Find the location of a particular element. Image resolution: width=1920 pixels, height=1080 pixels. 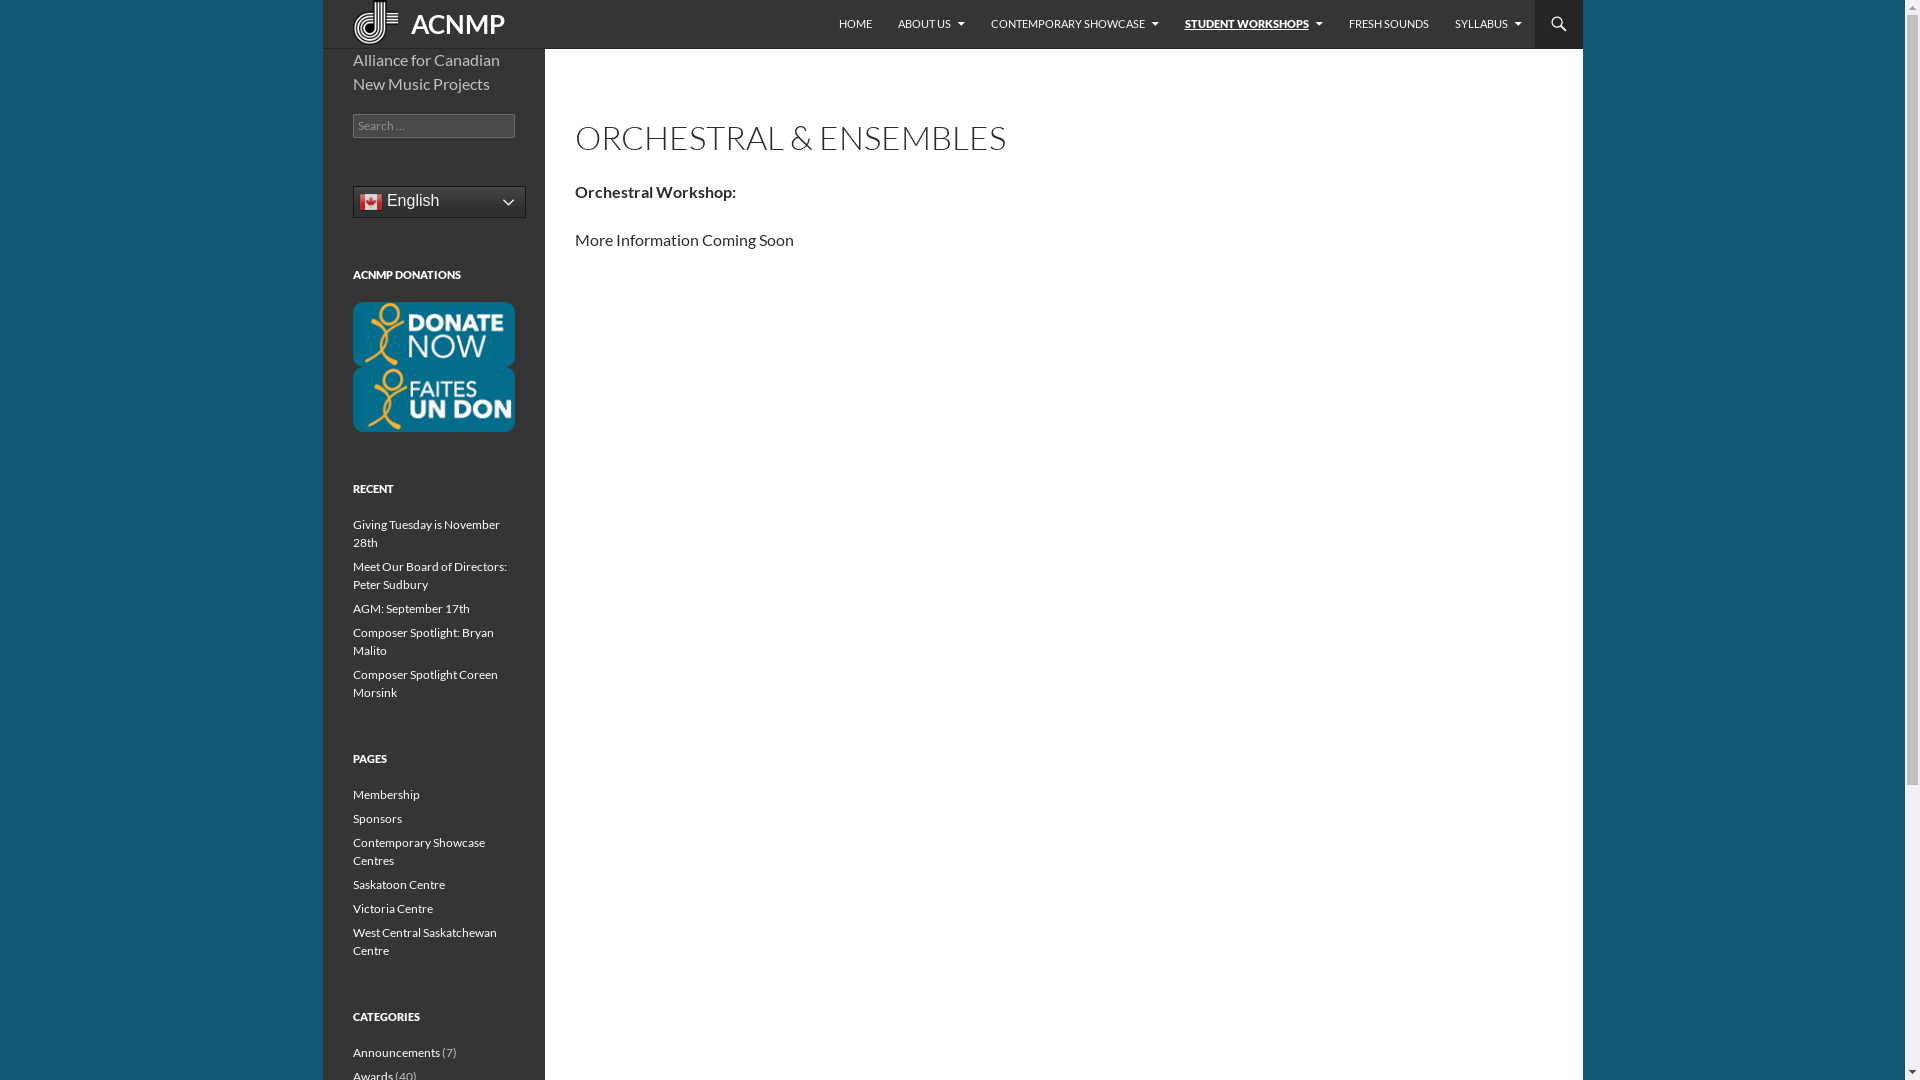

'Saskatoon Centre' is located at coordinates (398, 883).